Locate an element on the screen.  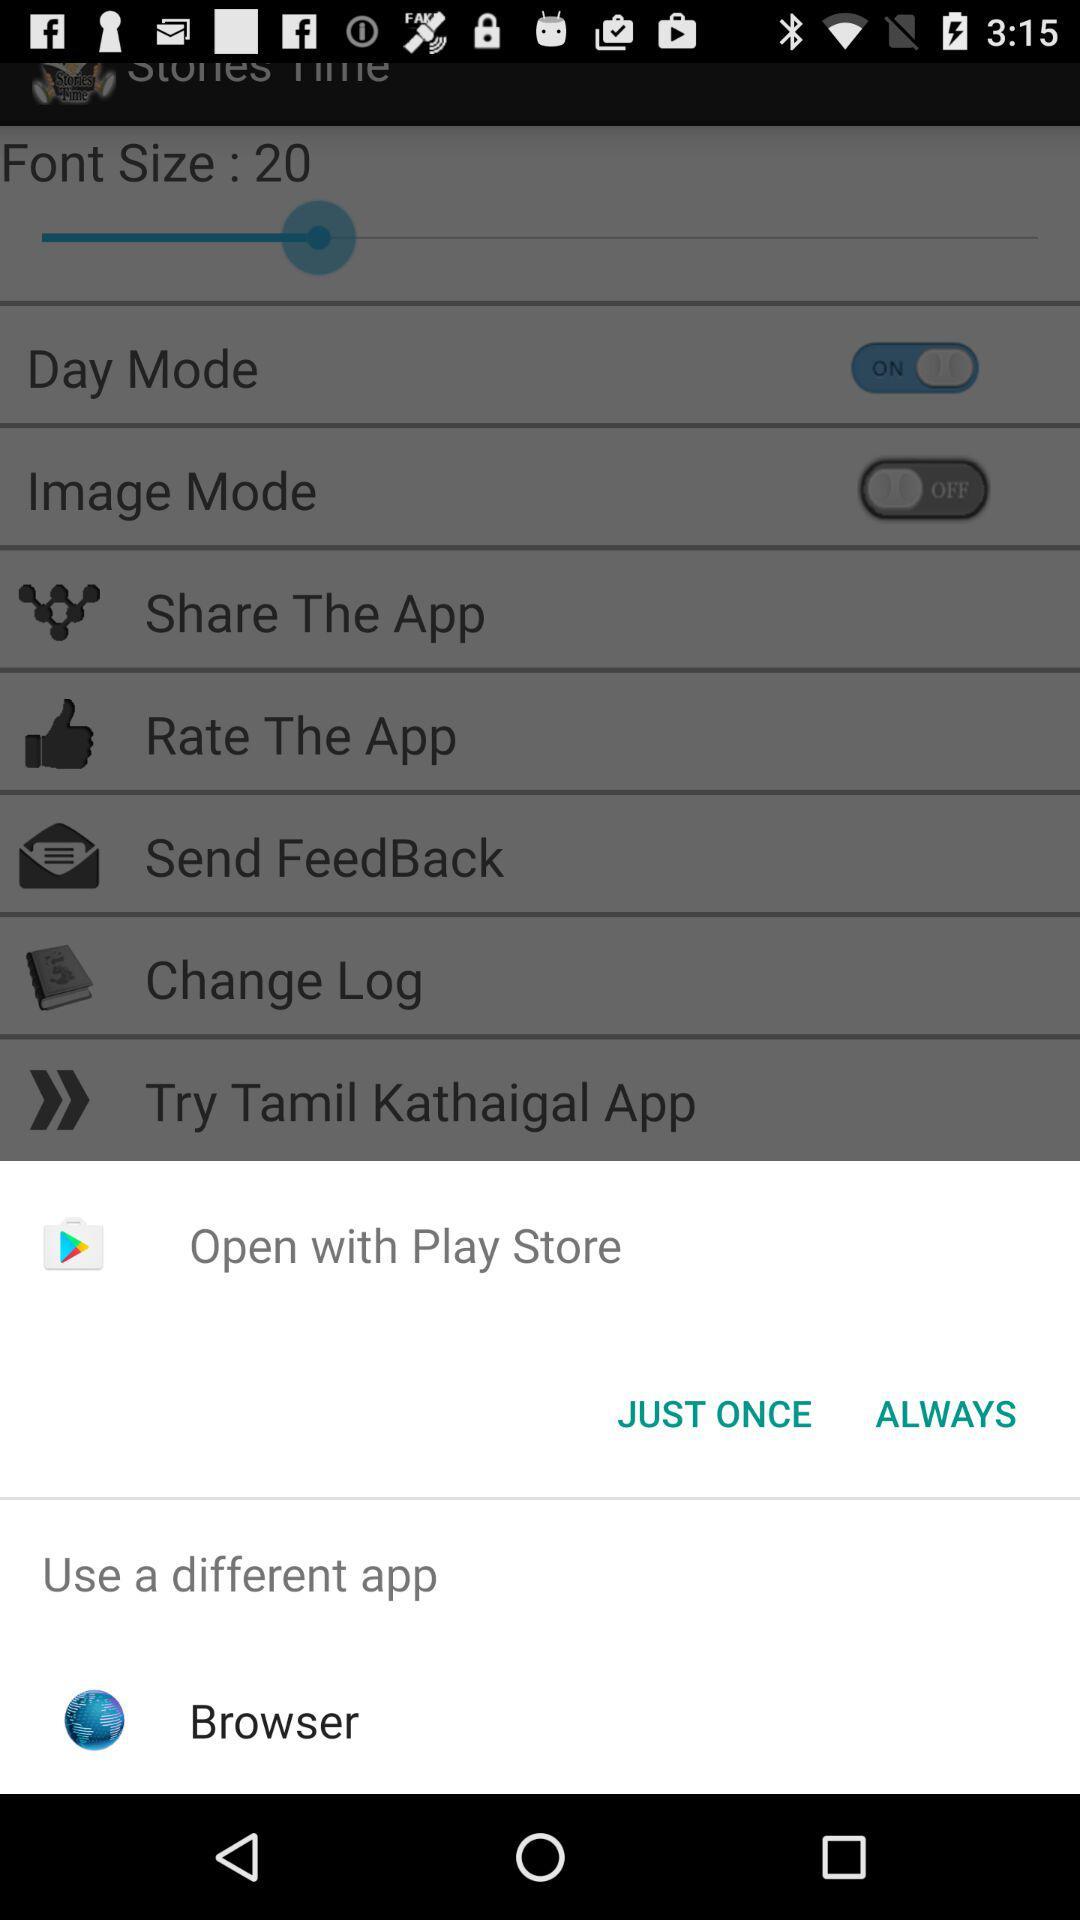
icon next to the just once is located at coordinates (945, 1411).